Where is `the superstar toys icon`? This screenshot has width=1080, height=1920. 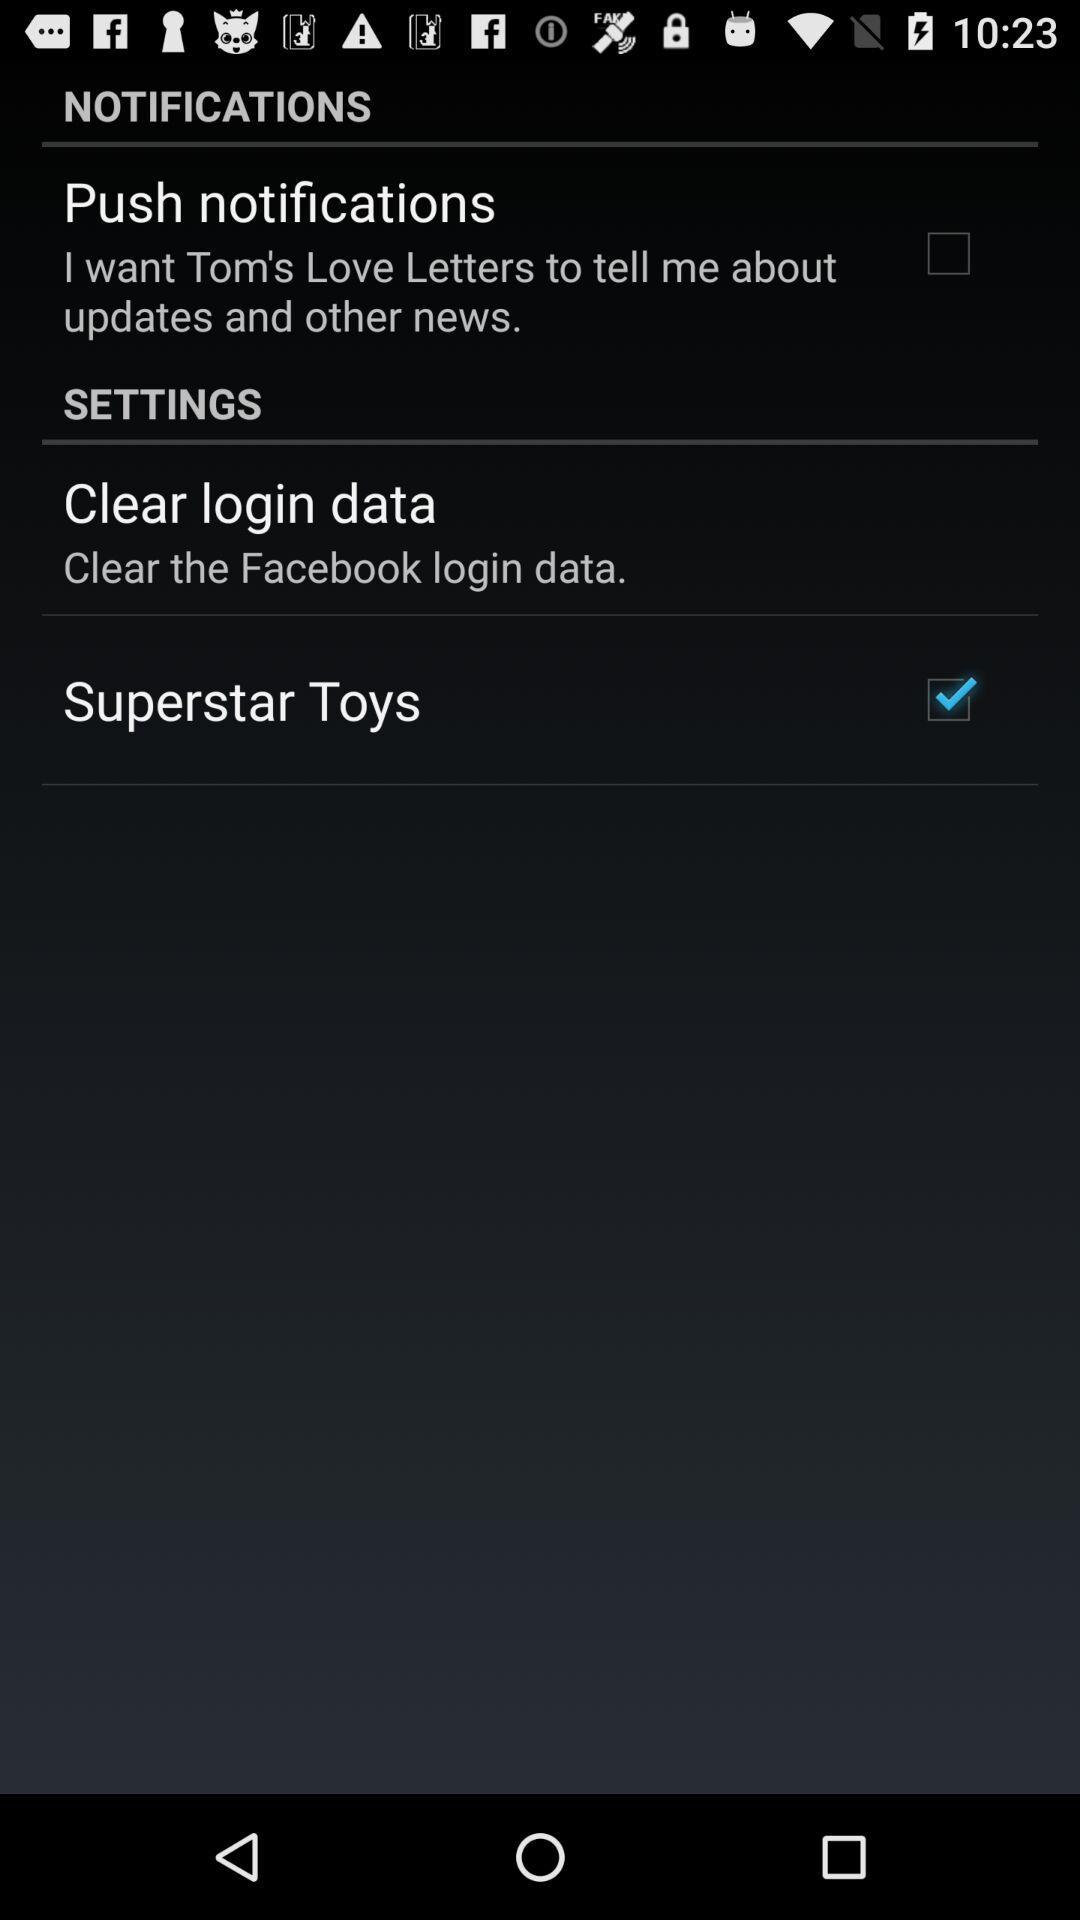 the superstar toys icon is located at coordinates (241, 699).